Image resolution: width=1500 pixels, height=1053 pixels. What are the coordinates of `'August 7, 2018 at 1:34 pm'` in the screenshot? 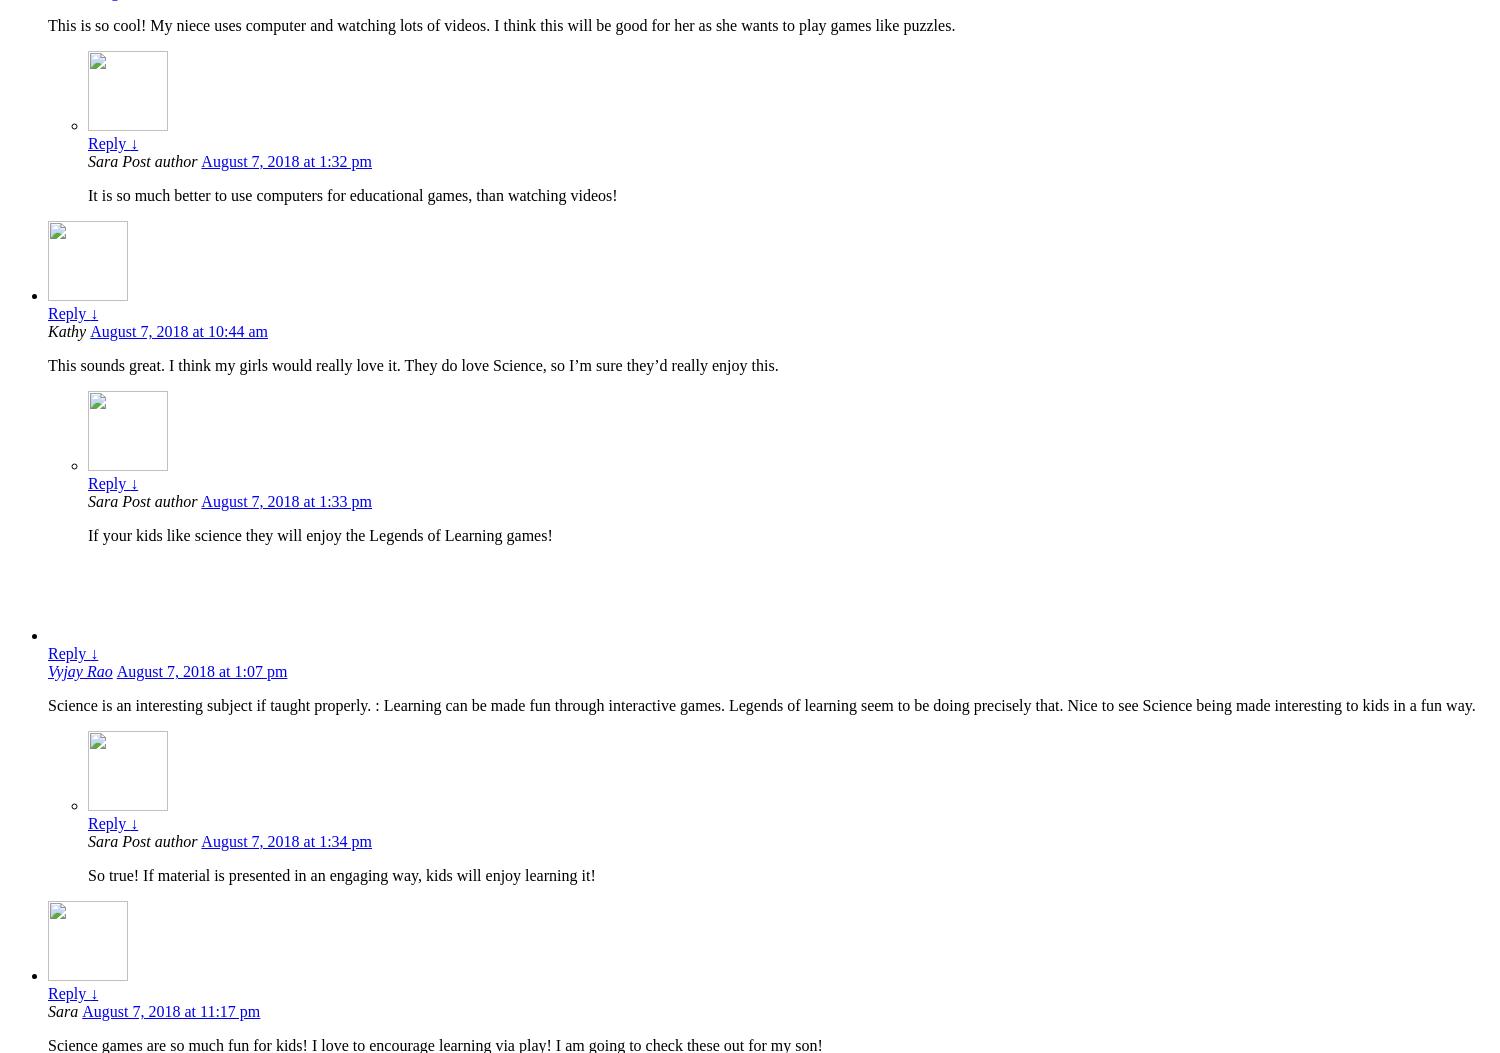 It's located at (200, 840).